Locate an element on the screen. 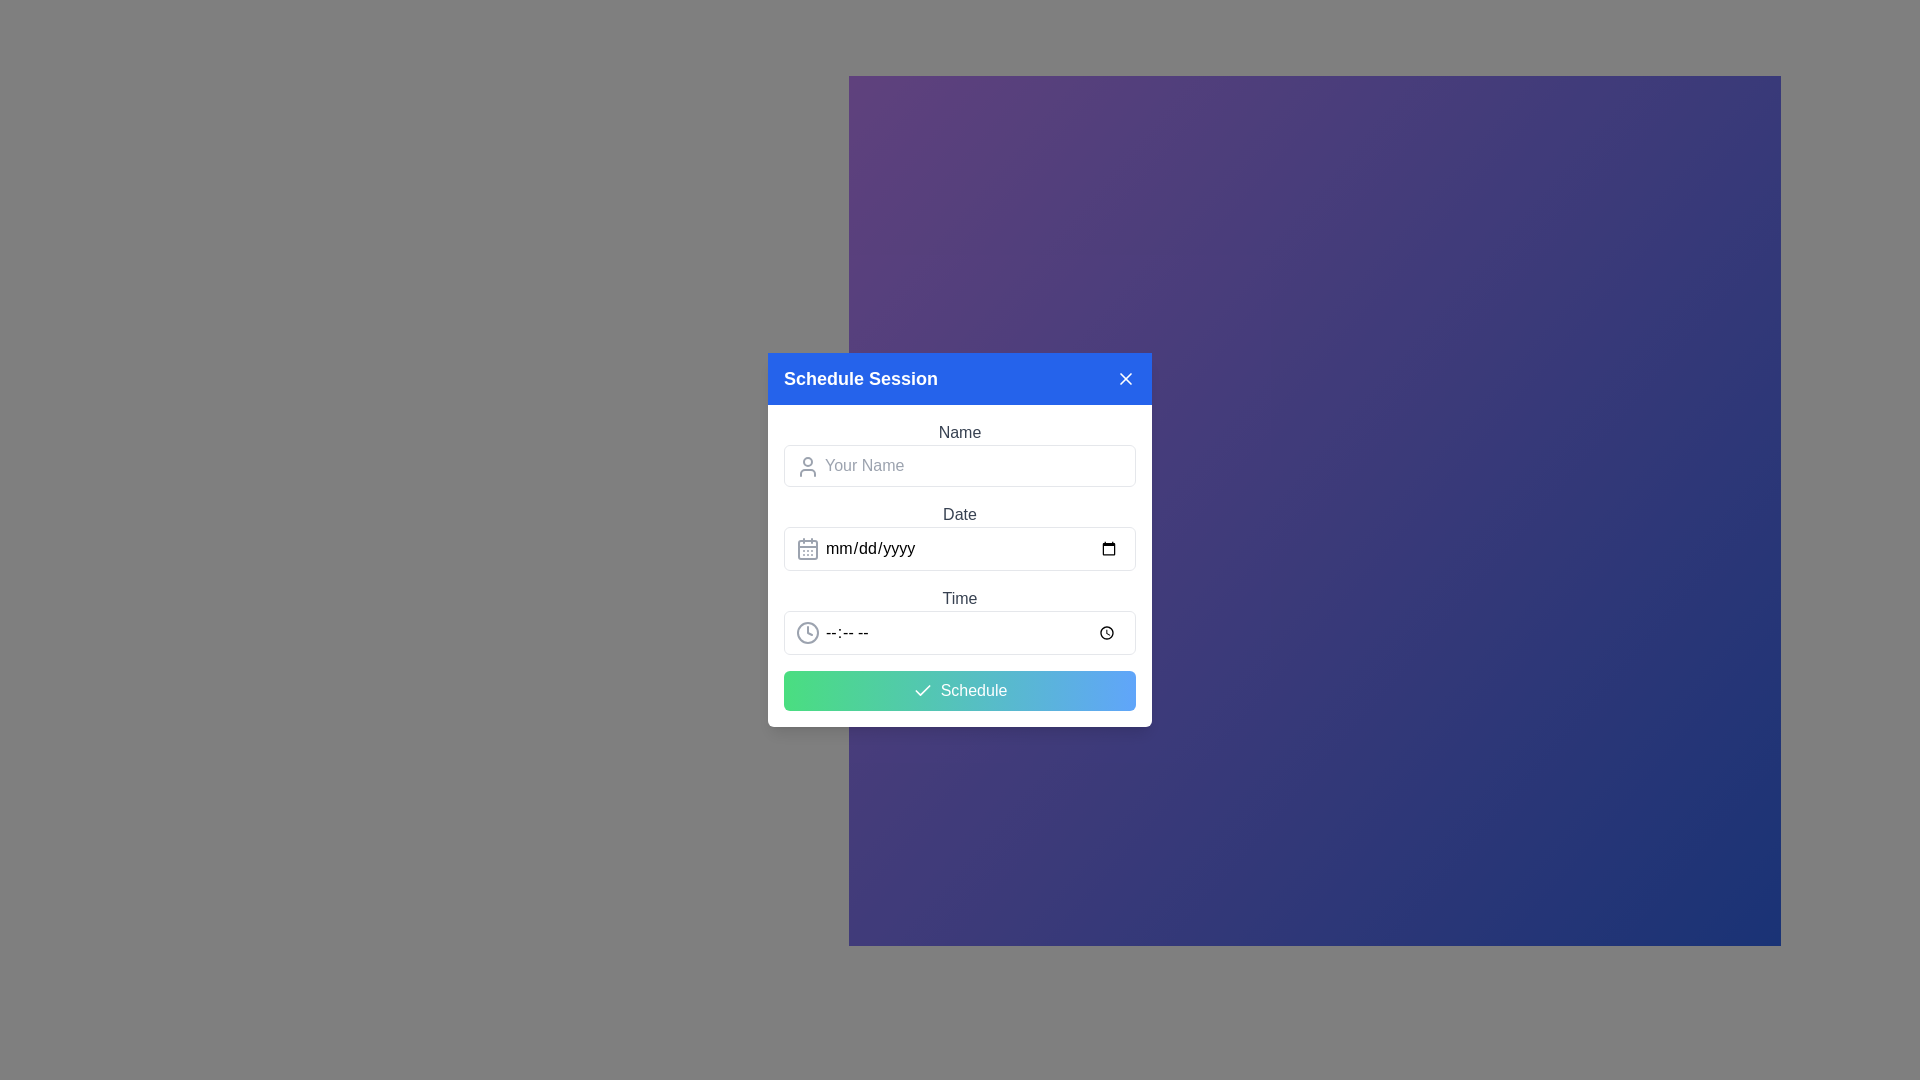 This screenshot has width=1920, height=1080. the checkmark icon inside the 'Schedule' button is located at coordinates (921, 689).